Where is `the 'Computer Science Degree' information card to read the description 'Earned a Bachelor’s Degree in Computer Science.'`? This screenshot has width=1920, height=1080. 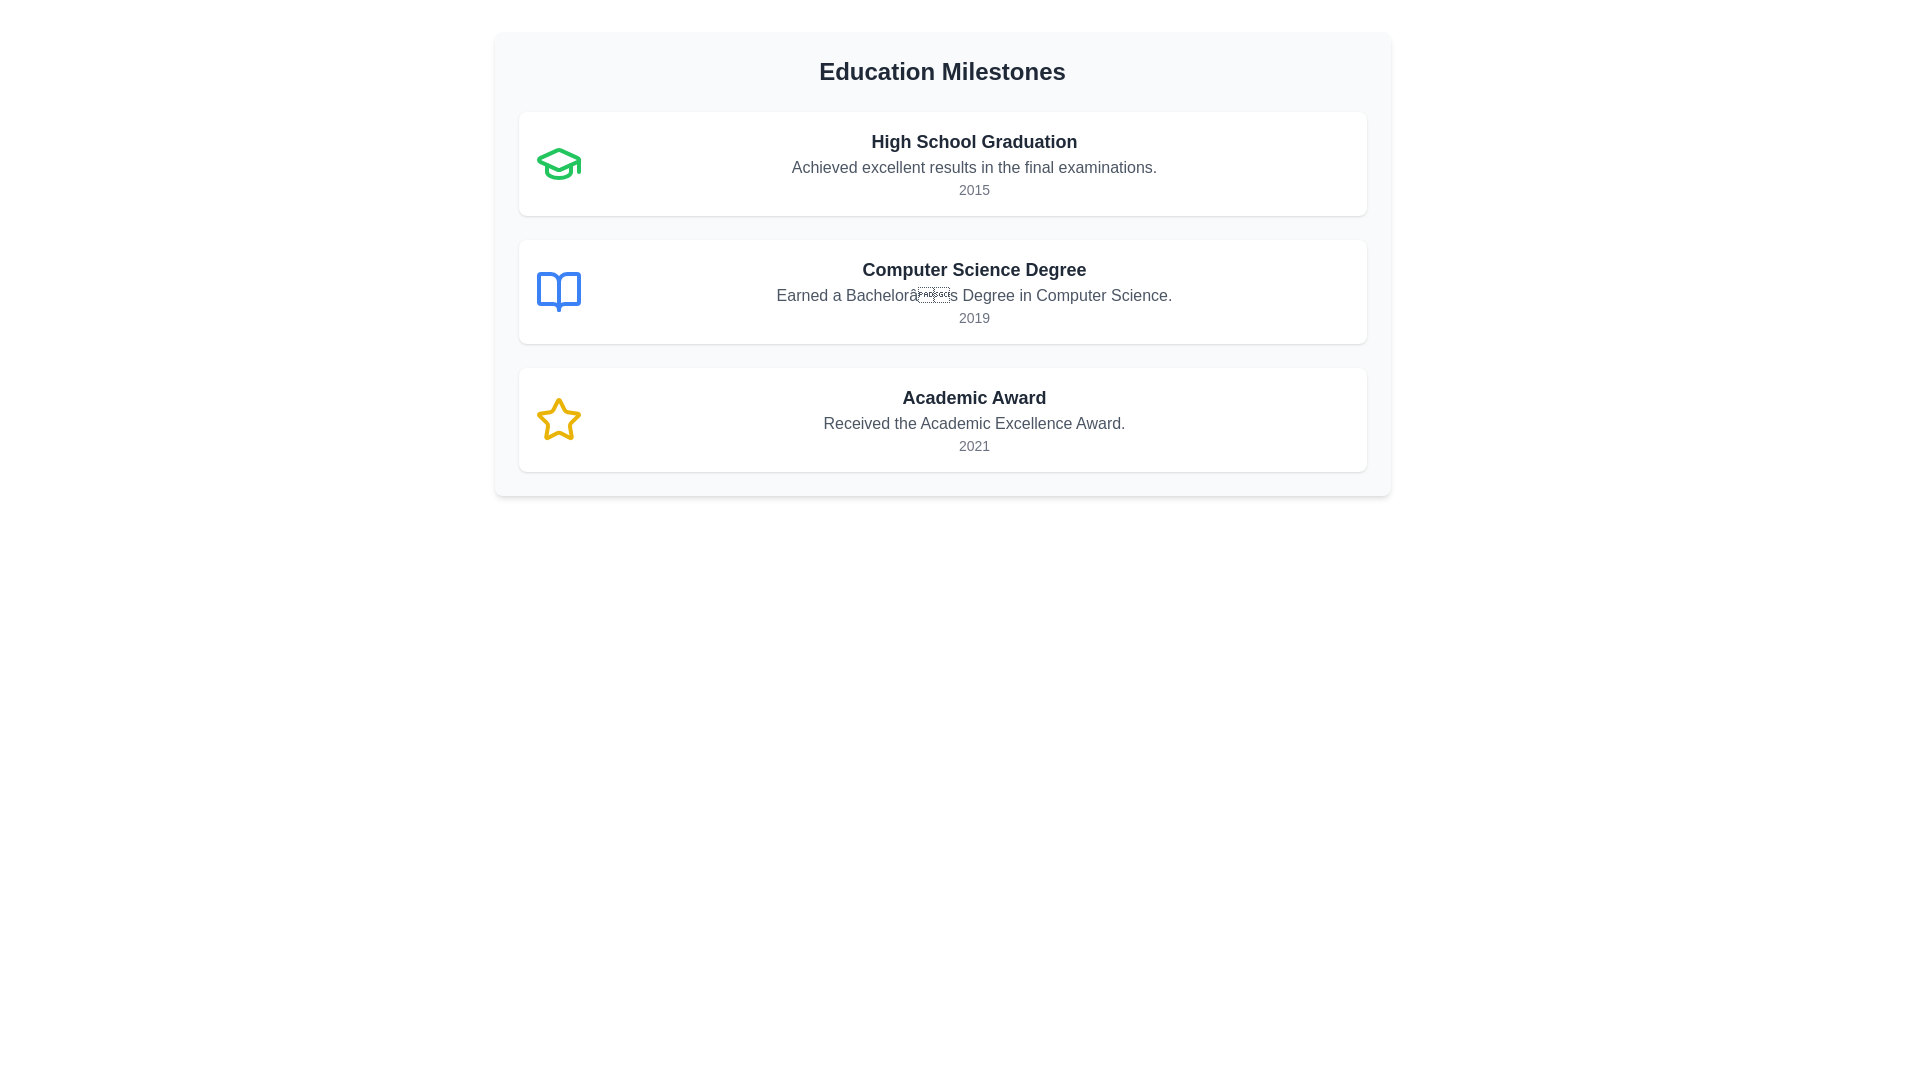 the 'Computer Science Degree' information card to read the description 'Earned a Bachelor’s Degree in Computer Science.' is located at coordinates (941, 292).